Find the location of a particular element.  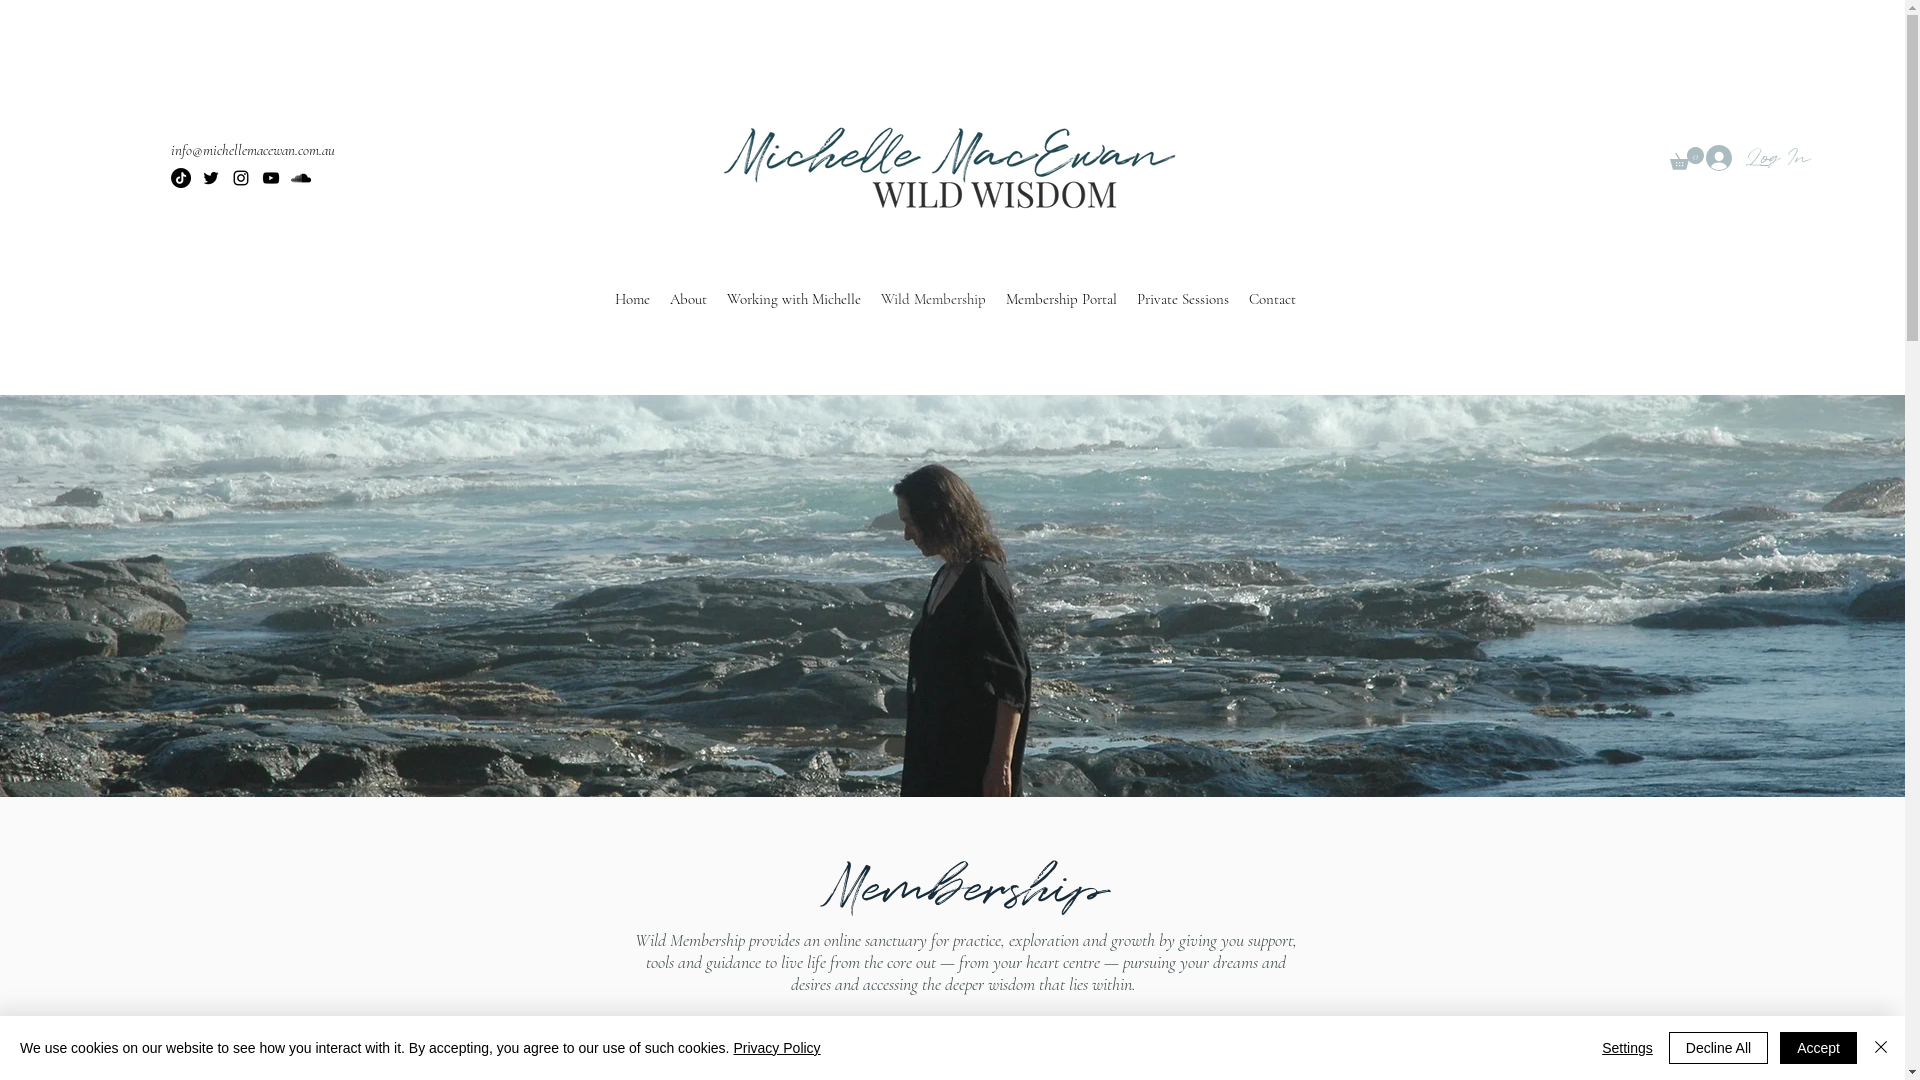

'Home' is located at coordinates (603, 299).